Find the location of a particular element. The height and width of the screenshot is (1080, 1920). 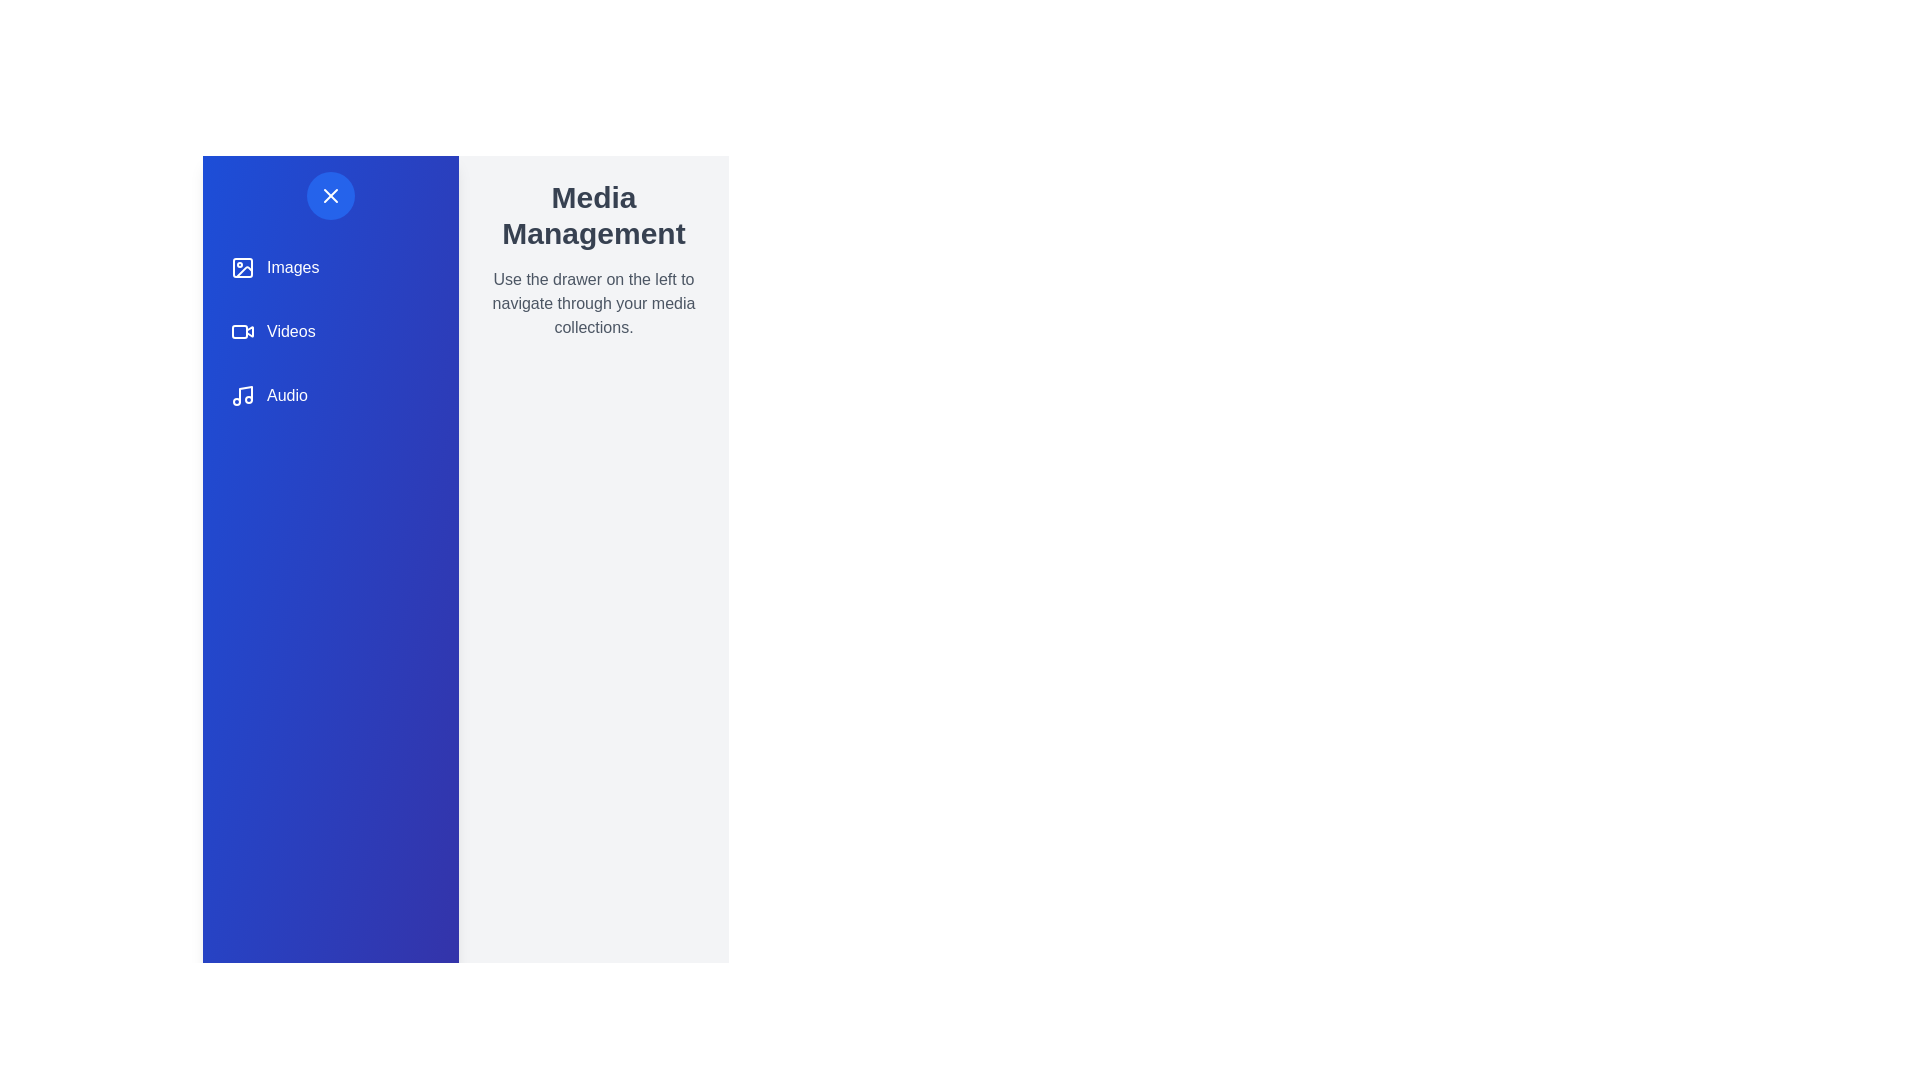

the text label 'Videos' styled with a white font on a blue background is located at coordinates (290, 330).